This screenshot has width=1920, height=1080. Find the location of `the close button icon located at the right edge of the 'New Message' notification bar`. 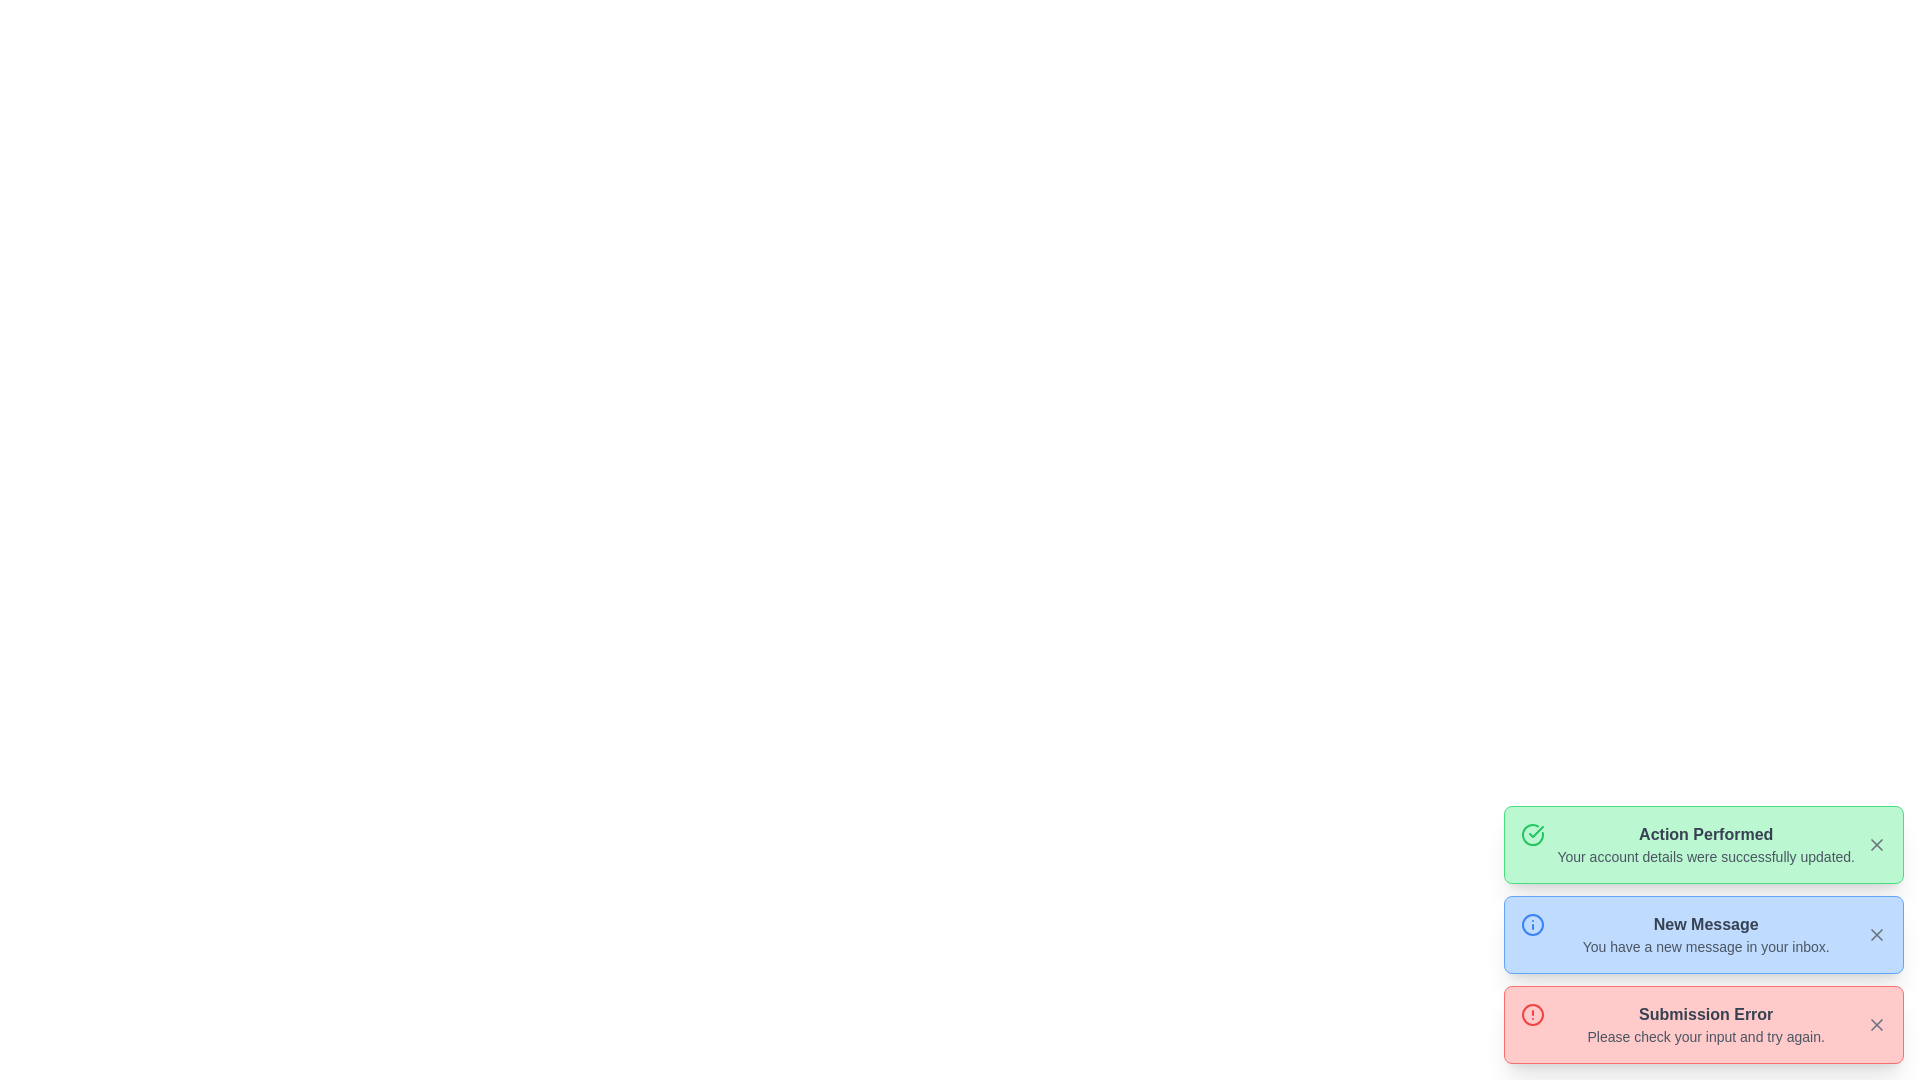

the close button icon located at the right edge of the 'New Message' notification bar is located at coordinates (1875, 934).